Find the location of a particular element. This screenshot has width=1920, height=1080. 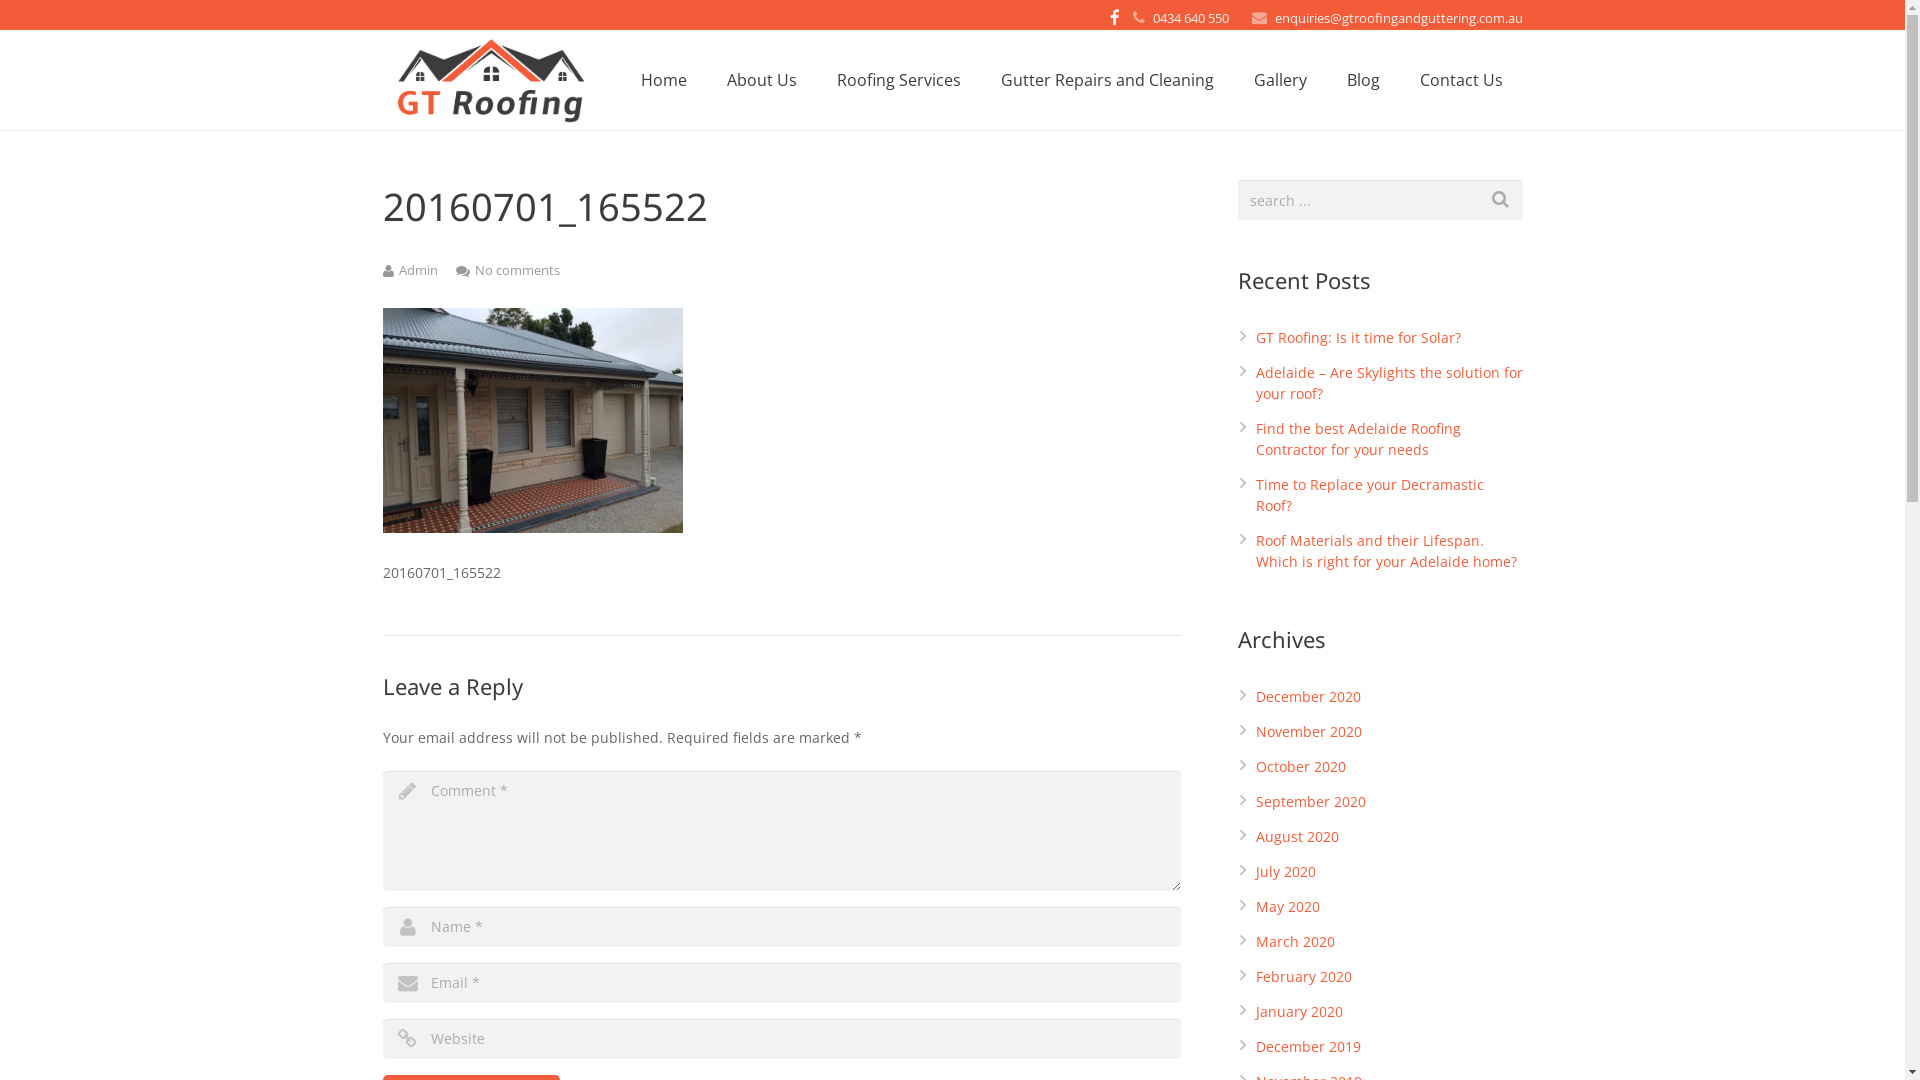

'May 2020' is located at coordinates (1287, 906).